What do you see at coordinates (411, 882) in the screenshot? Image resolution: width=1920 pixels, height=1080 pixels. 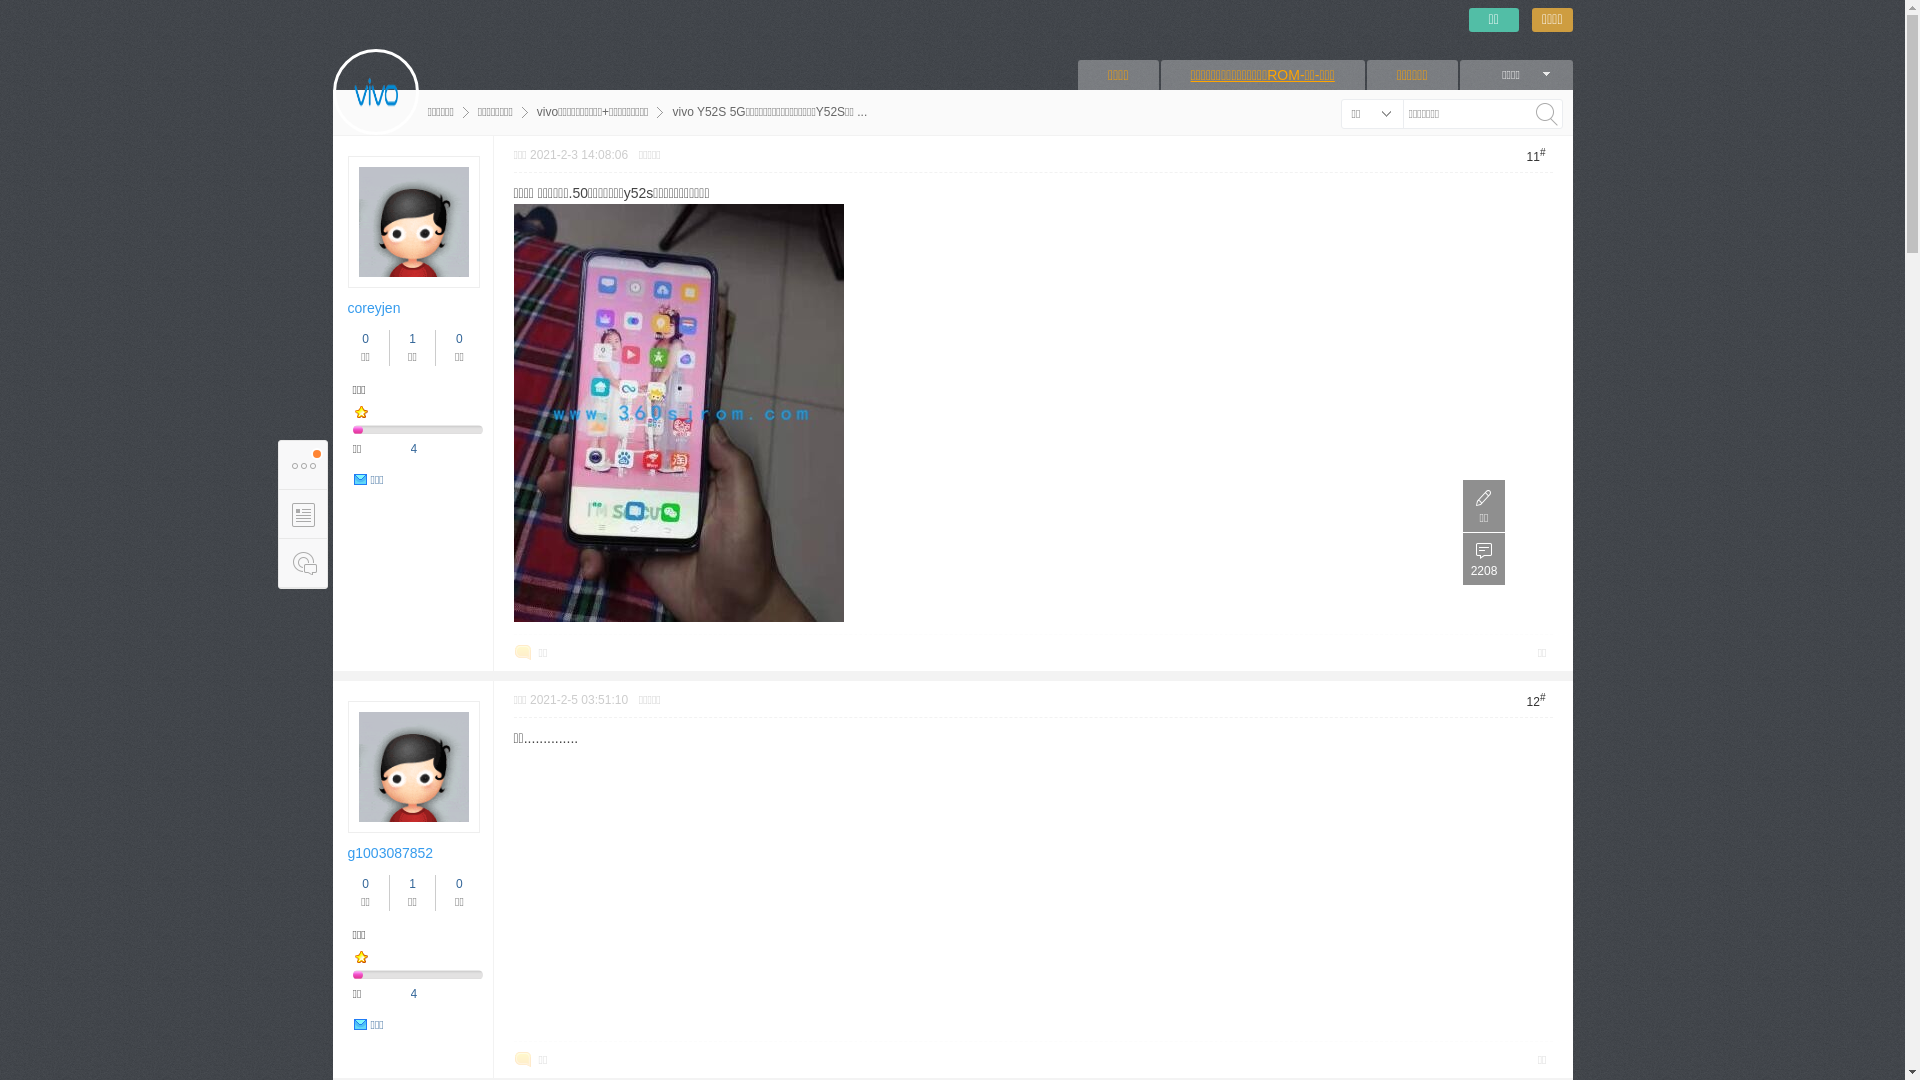 I see `'1'` at bounding box center [411, 882].